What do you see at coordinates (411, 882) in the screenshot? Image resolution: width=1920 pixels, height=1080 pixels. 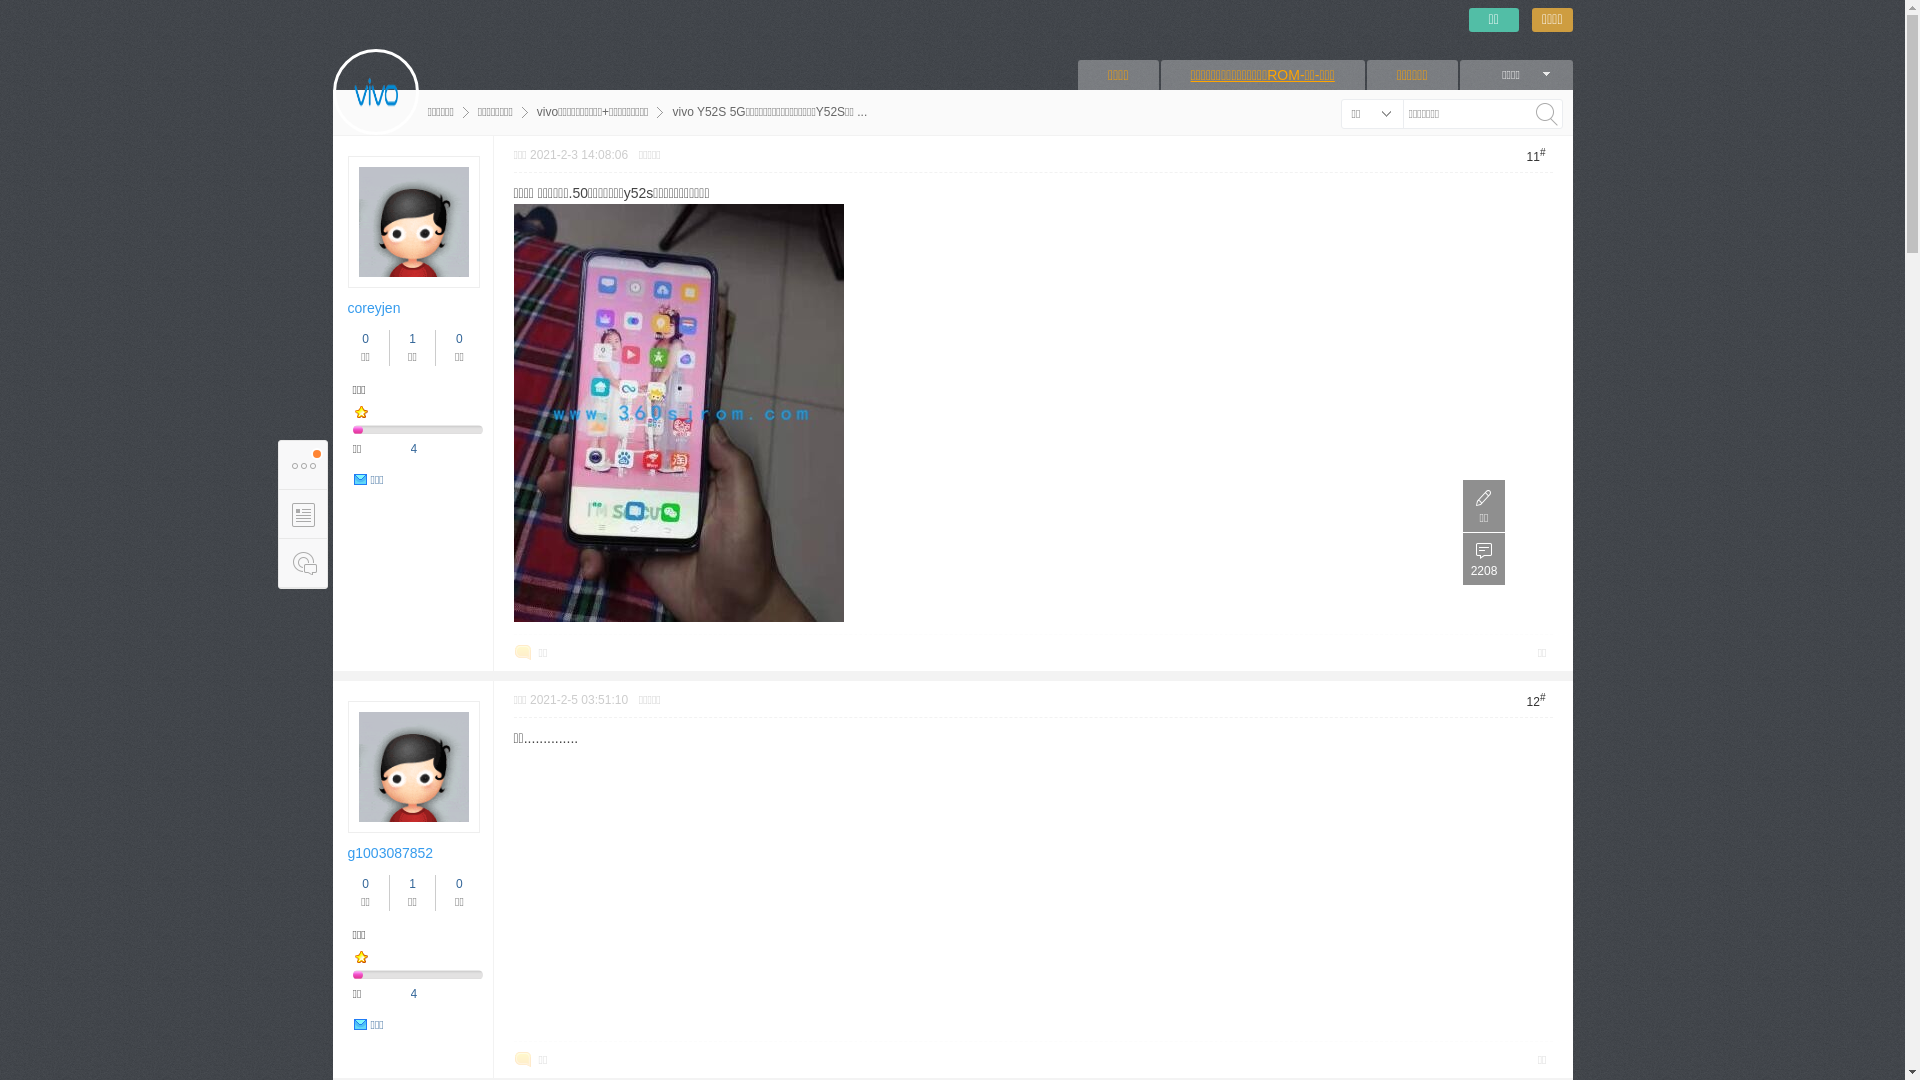 I see `'1'` at bounding box center [411, 882].